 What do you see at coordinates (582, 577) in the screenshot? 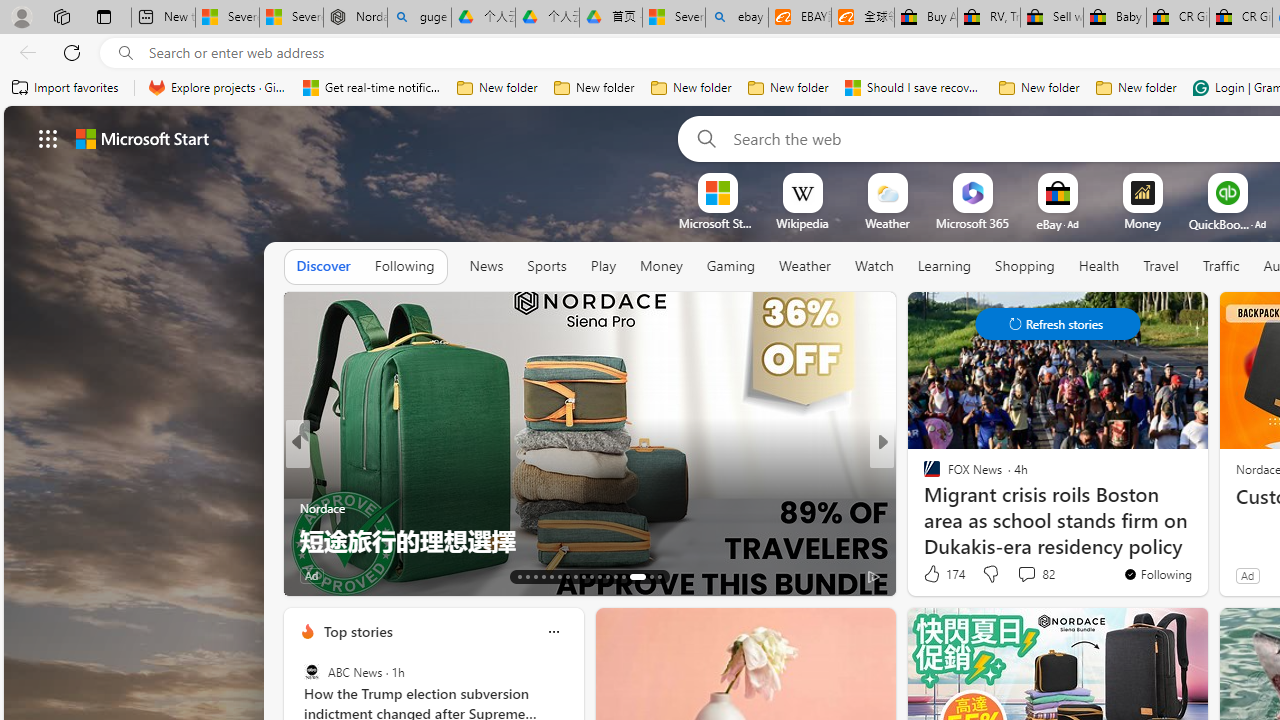
I see `'AutomationID: tab-21'` at bounding box center [582, 577].